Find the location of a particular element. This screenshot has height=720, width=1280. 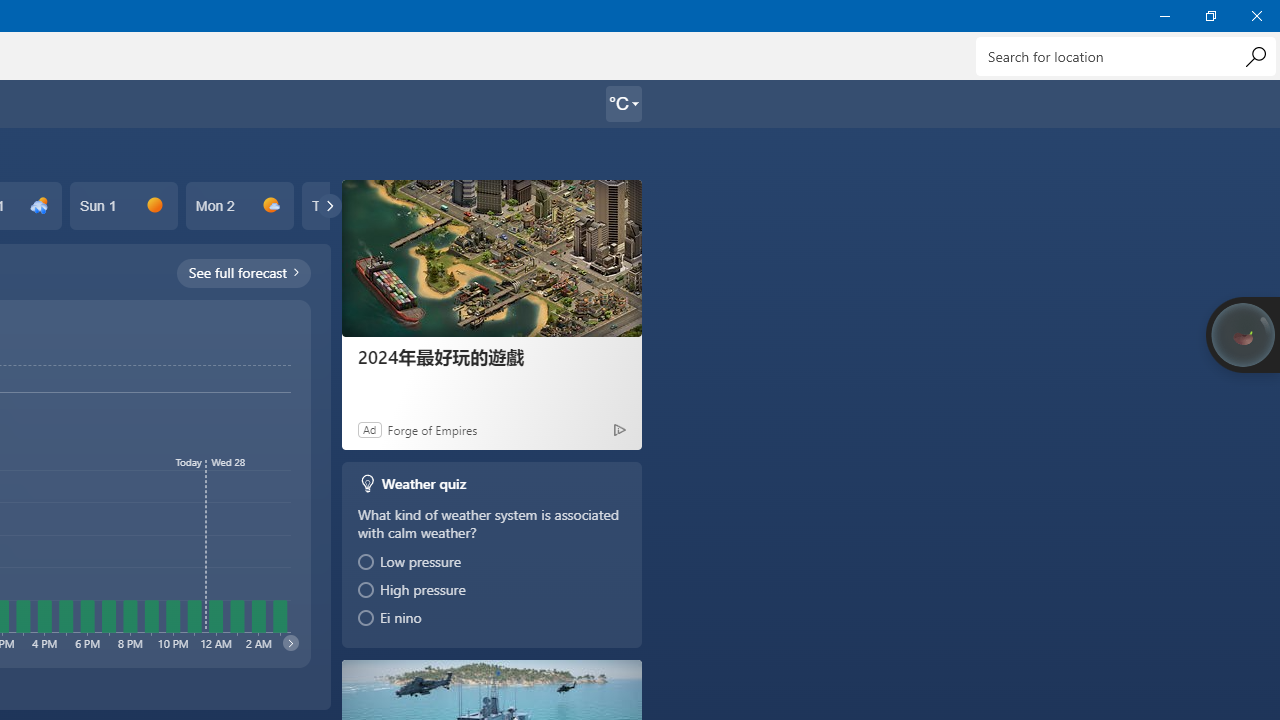

'Minimize Weather' is located at coordinates (1164, 15).